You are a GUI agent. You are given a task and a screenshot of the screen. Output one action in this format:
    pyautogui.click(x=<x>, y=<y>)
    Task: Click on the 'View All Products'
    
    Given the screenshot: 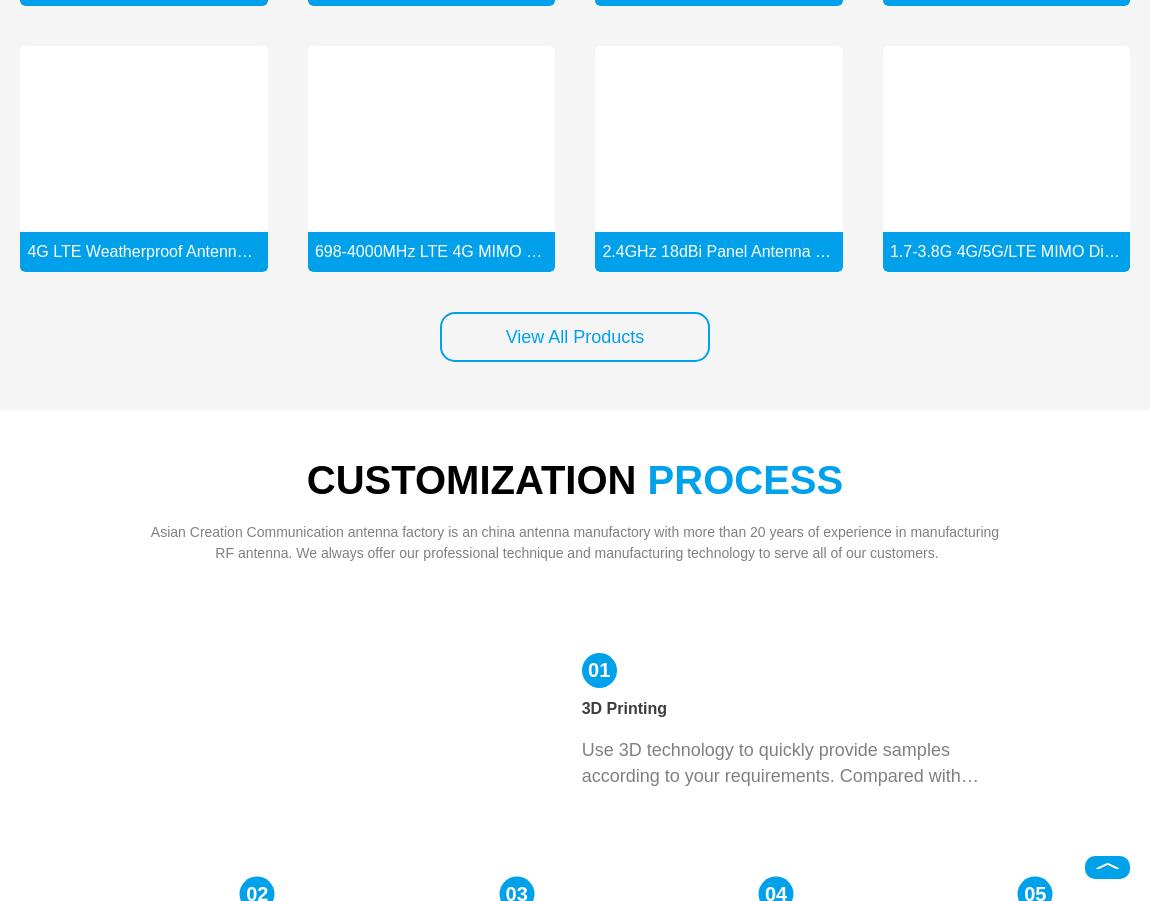 What is the action you would take?
    pyautogui.click(x=574, y=335)
    